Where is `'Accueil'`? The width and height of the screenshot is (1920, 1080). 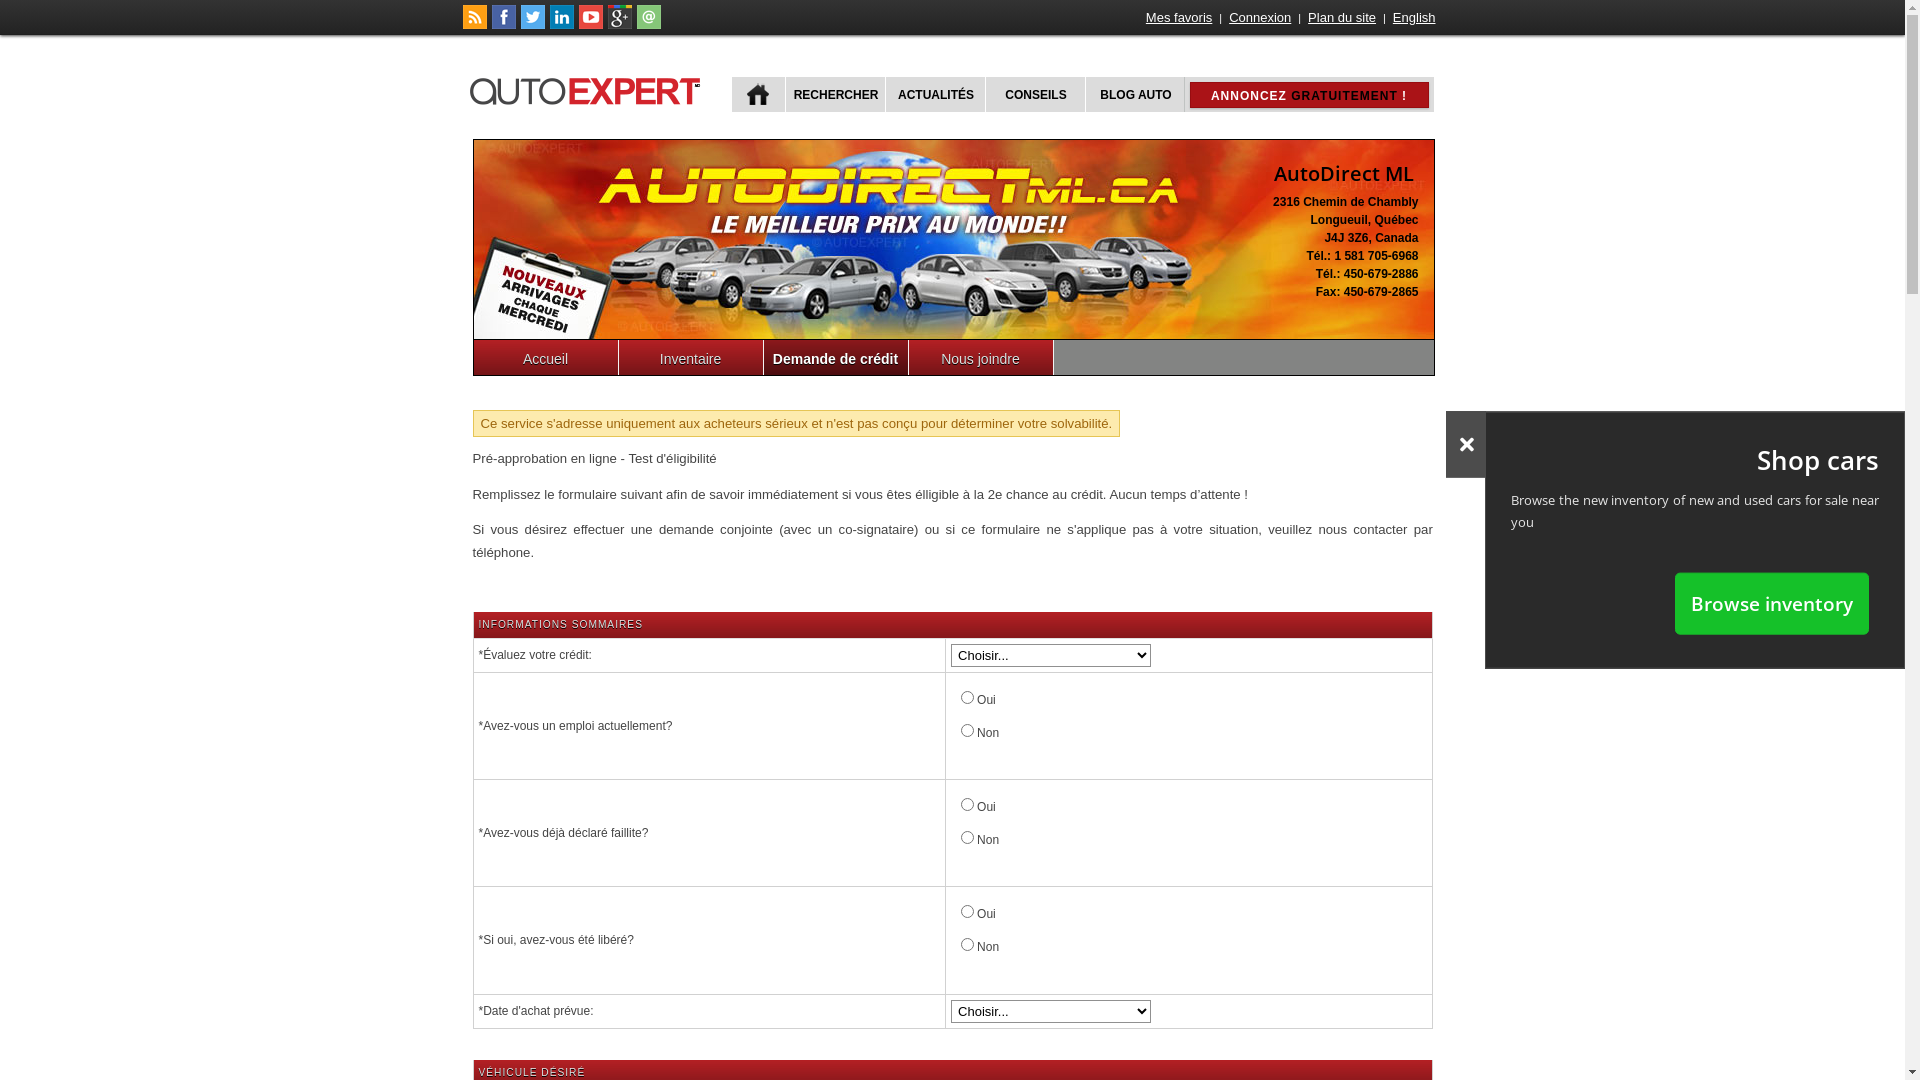 'Accueil' is located at coordinates (546, 356).